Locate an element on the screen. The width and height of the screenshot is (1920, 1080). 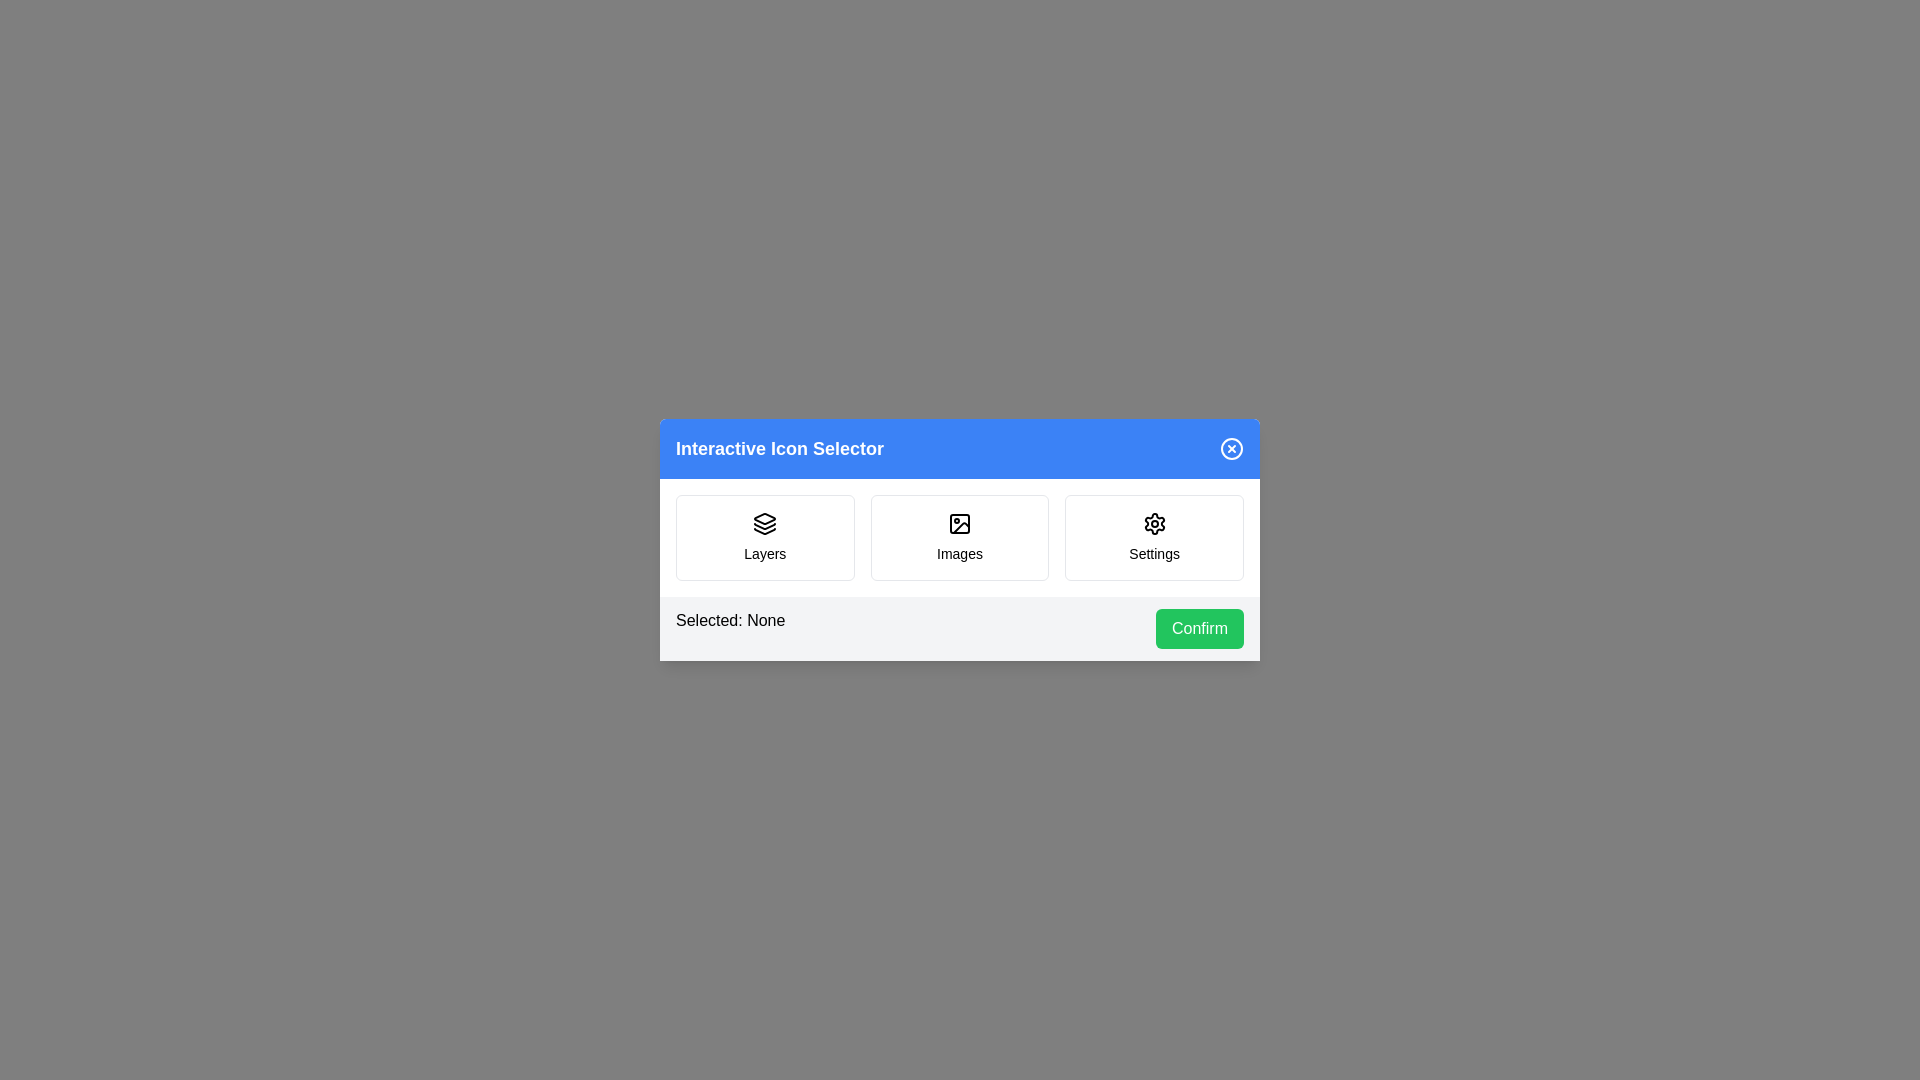
the icon Settings by clicking on it is located at coordinates (1155, 536).